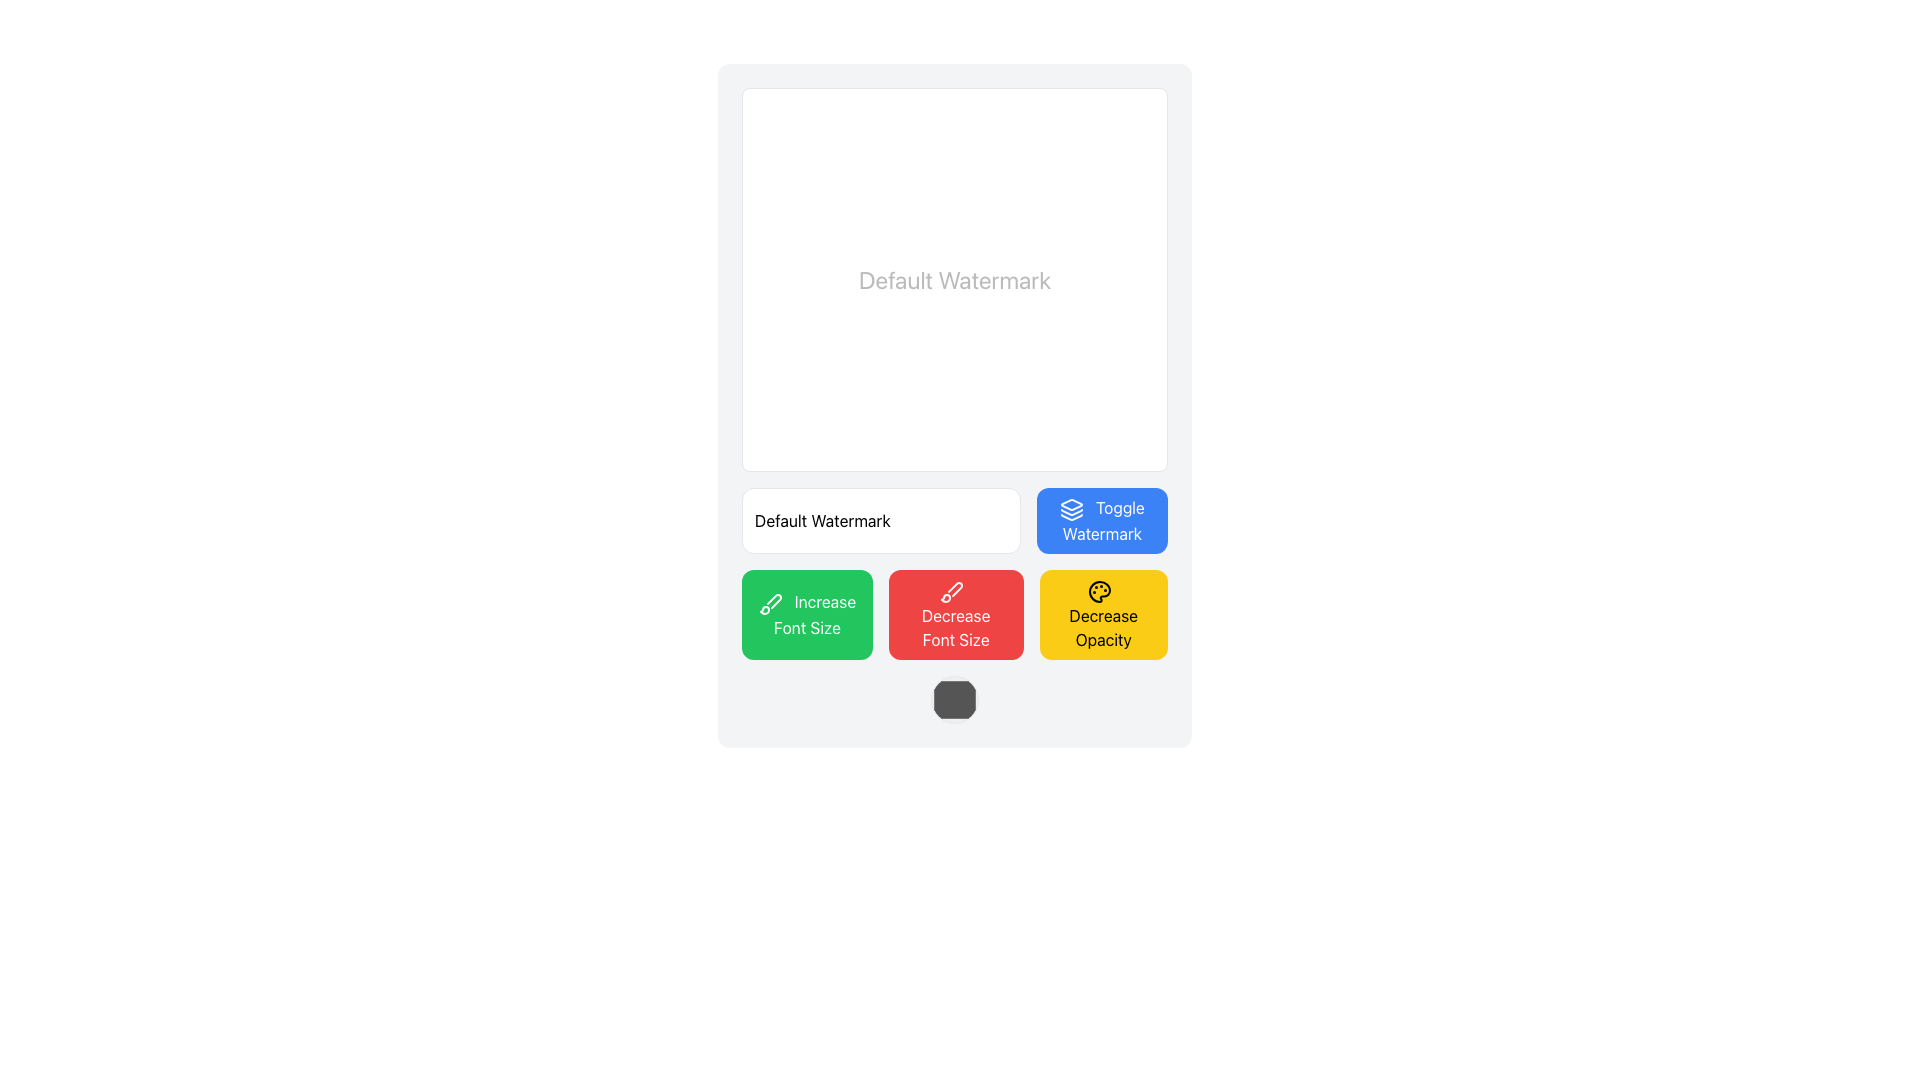  What do you see at coordinates (1070, 508) in the screenshot?
I see `the small icon with a layered stack design located to the left of the 'Toggle Watermark' button, which has a blue background and sharp lines` at bounding box center [1070, 508].